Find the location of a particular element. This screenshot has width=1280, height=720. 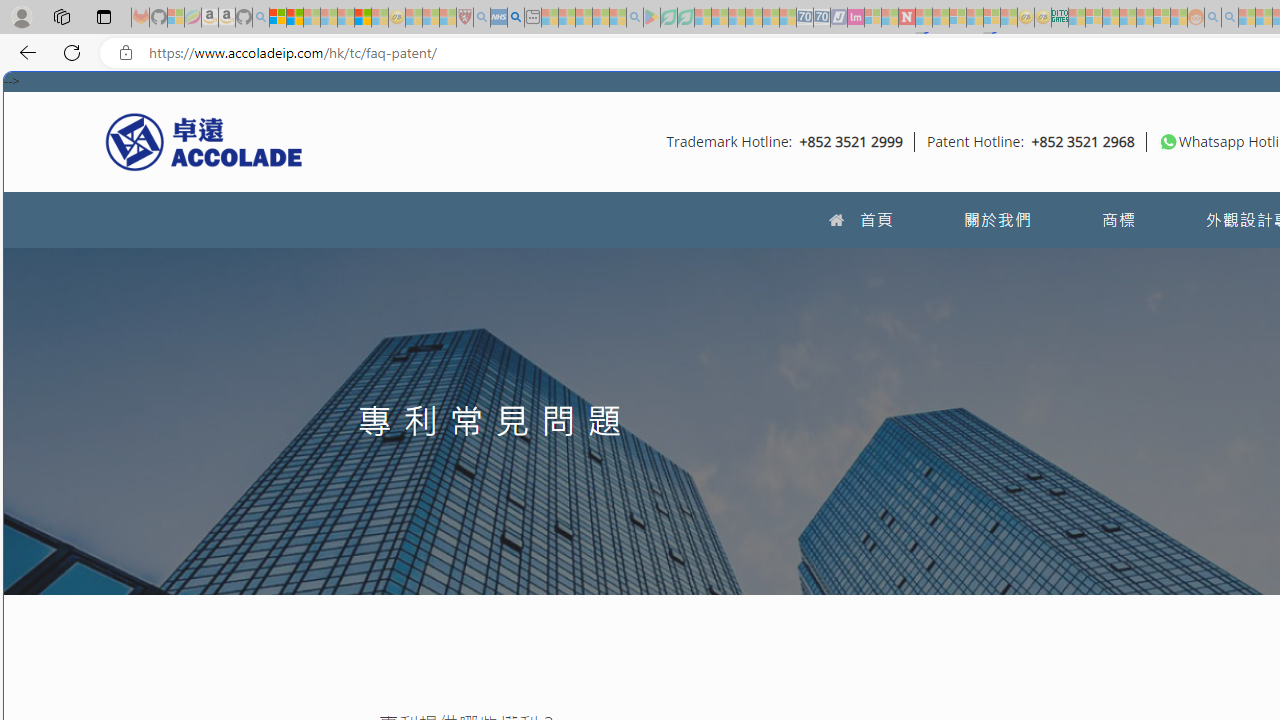

'Personal Profile' is located at coordinates (21, 16).